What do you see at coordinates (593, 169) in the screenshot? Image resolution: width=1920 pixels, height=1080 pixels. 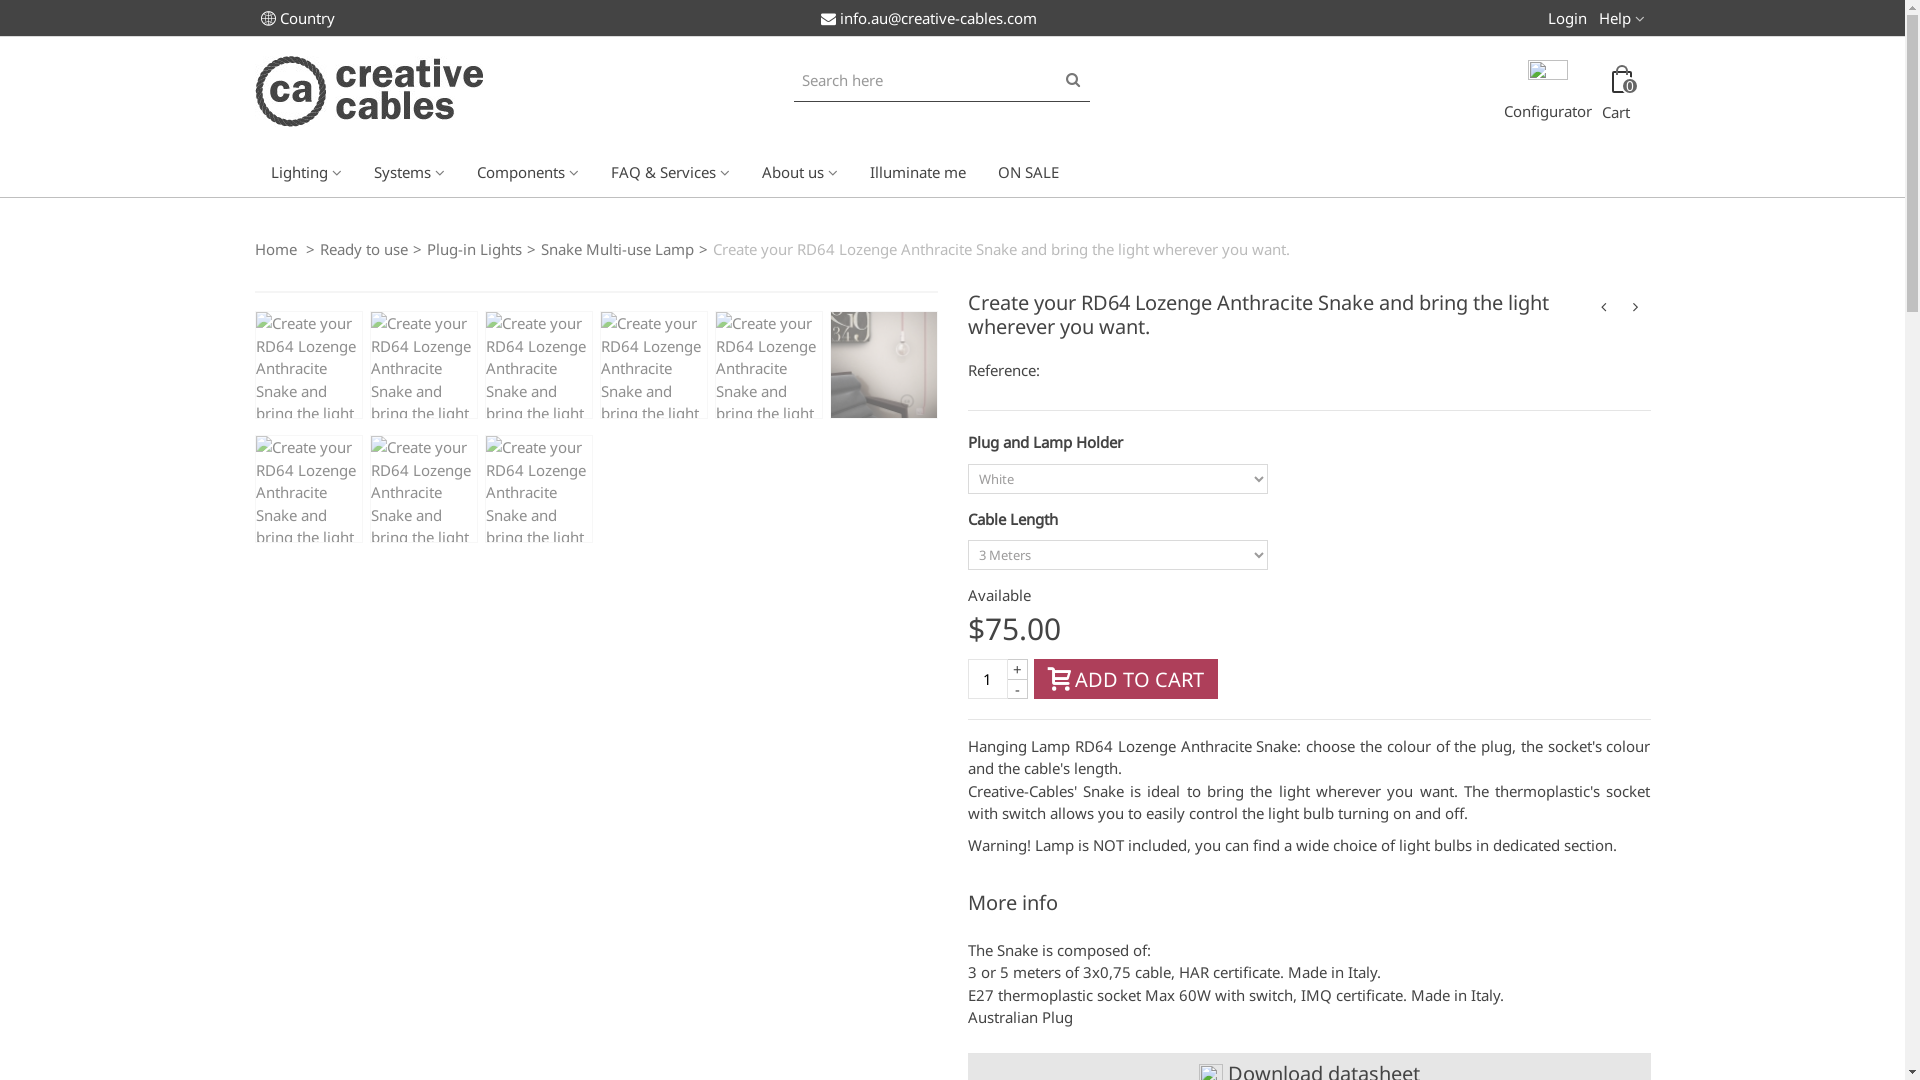 I see `'FAQ & Services'` at bounding box center [593, 169].